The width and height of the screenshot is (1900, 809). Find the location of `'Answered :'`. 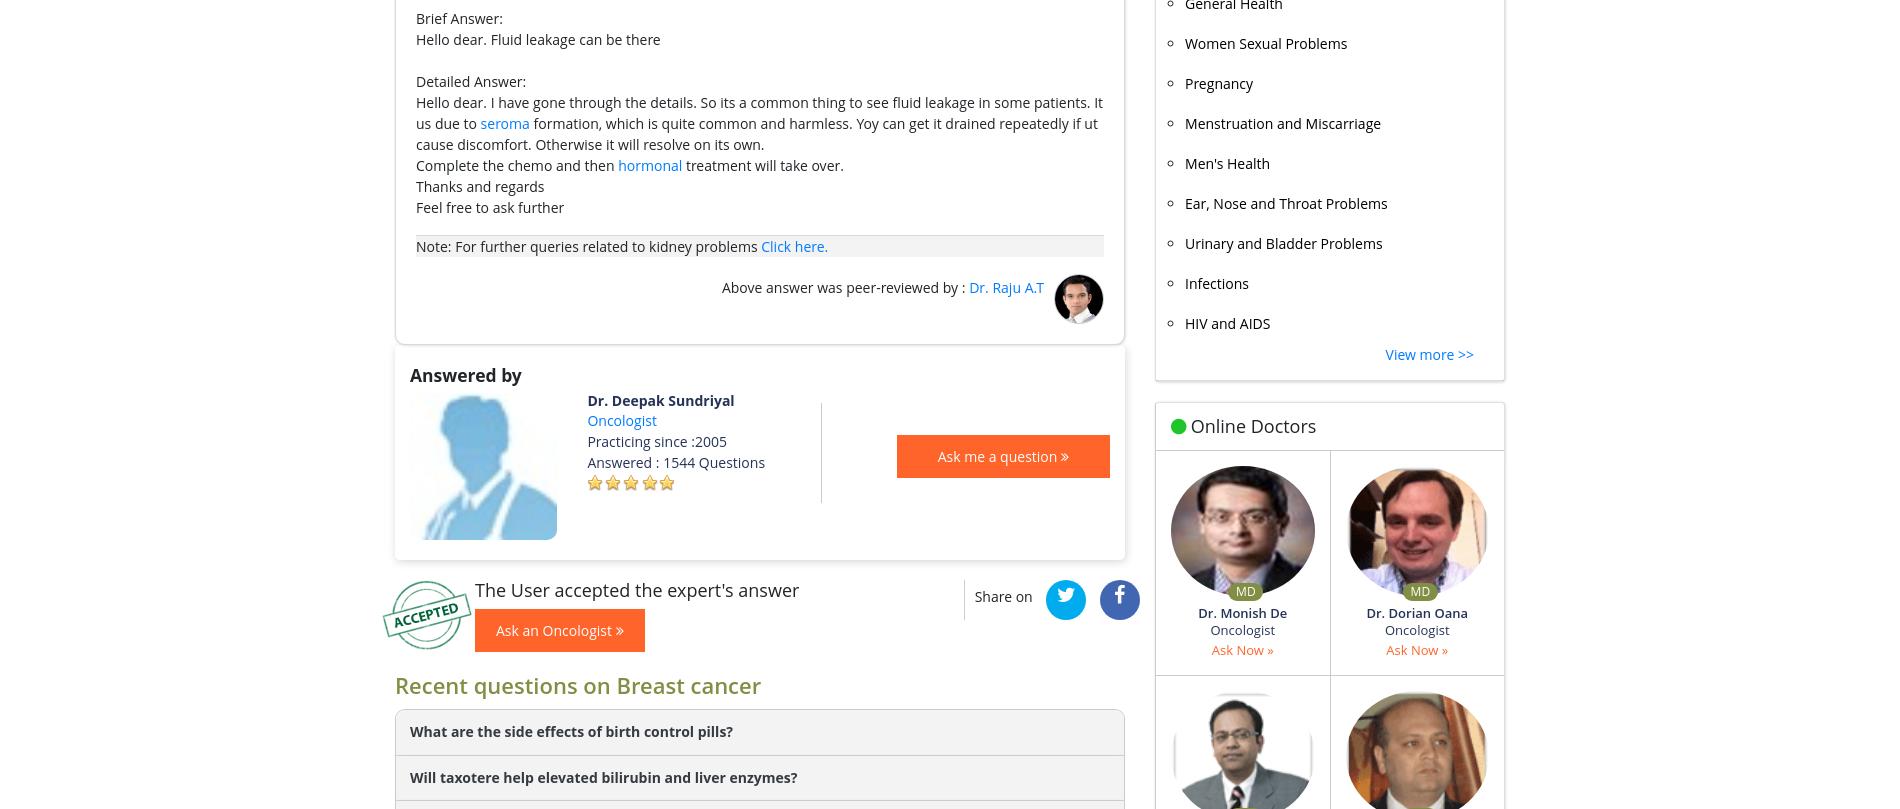

'Answered :' is located at coordinates (624, 460).